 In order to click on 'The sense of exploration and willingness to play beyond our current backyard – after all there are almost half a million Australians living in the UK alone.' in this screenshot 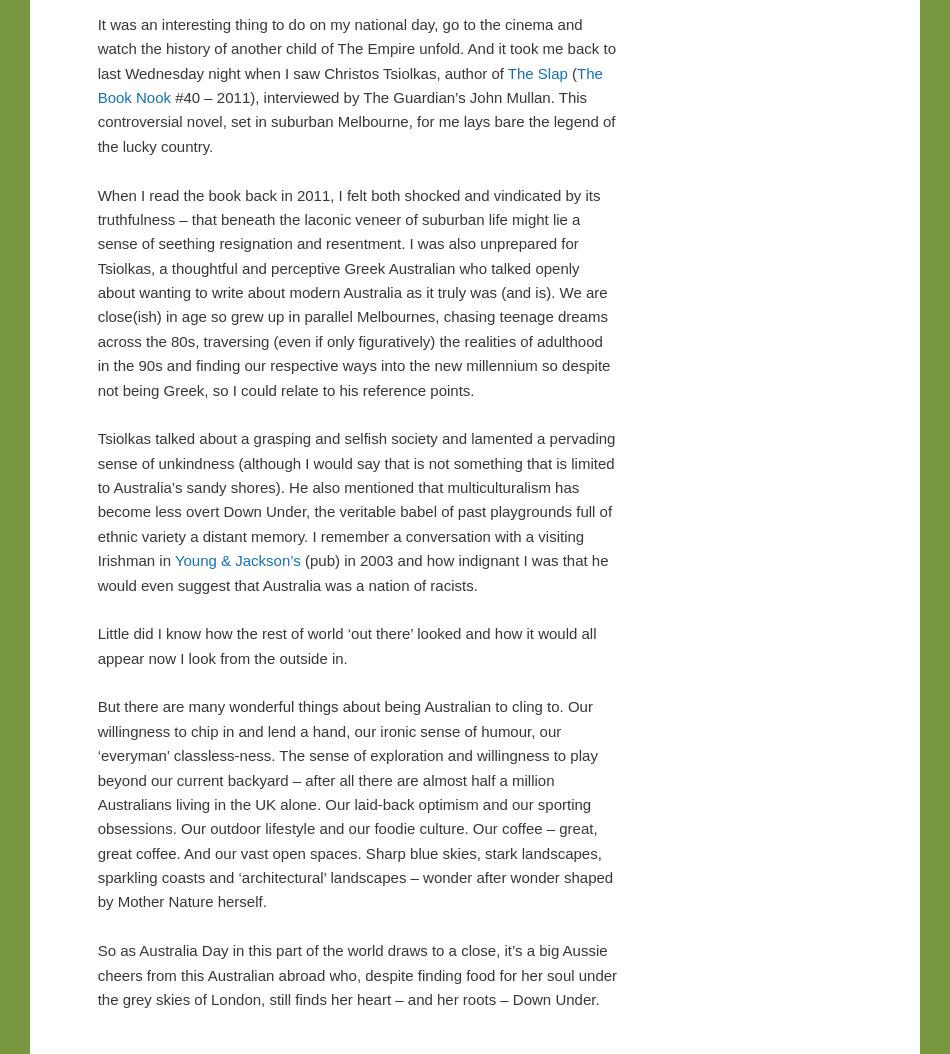, I will do `click(346, 779)`.